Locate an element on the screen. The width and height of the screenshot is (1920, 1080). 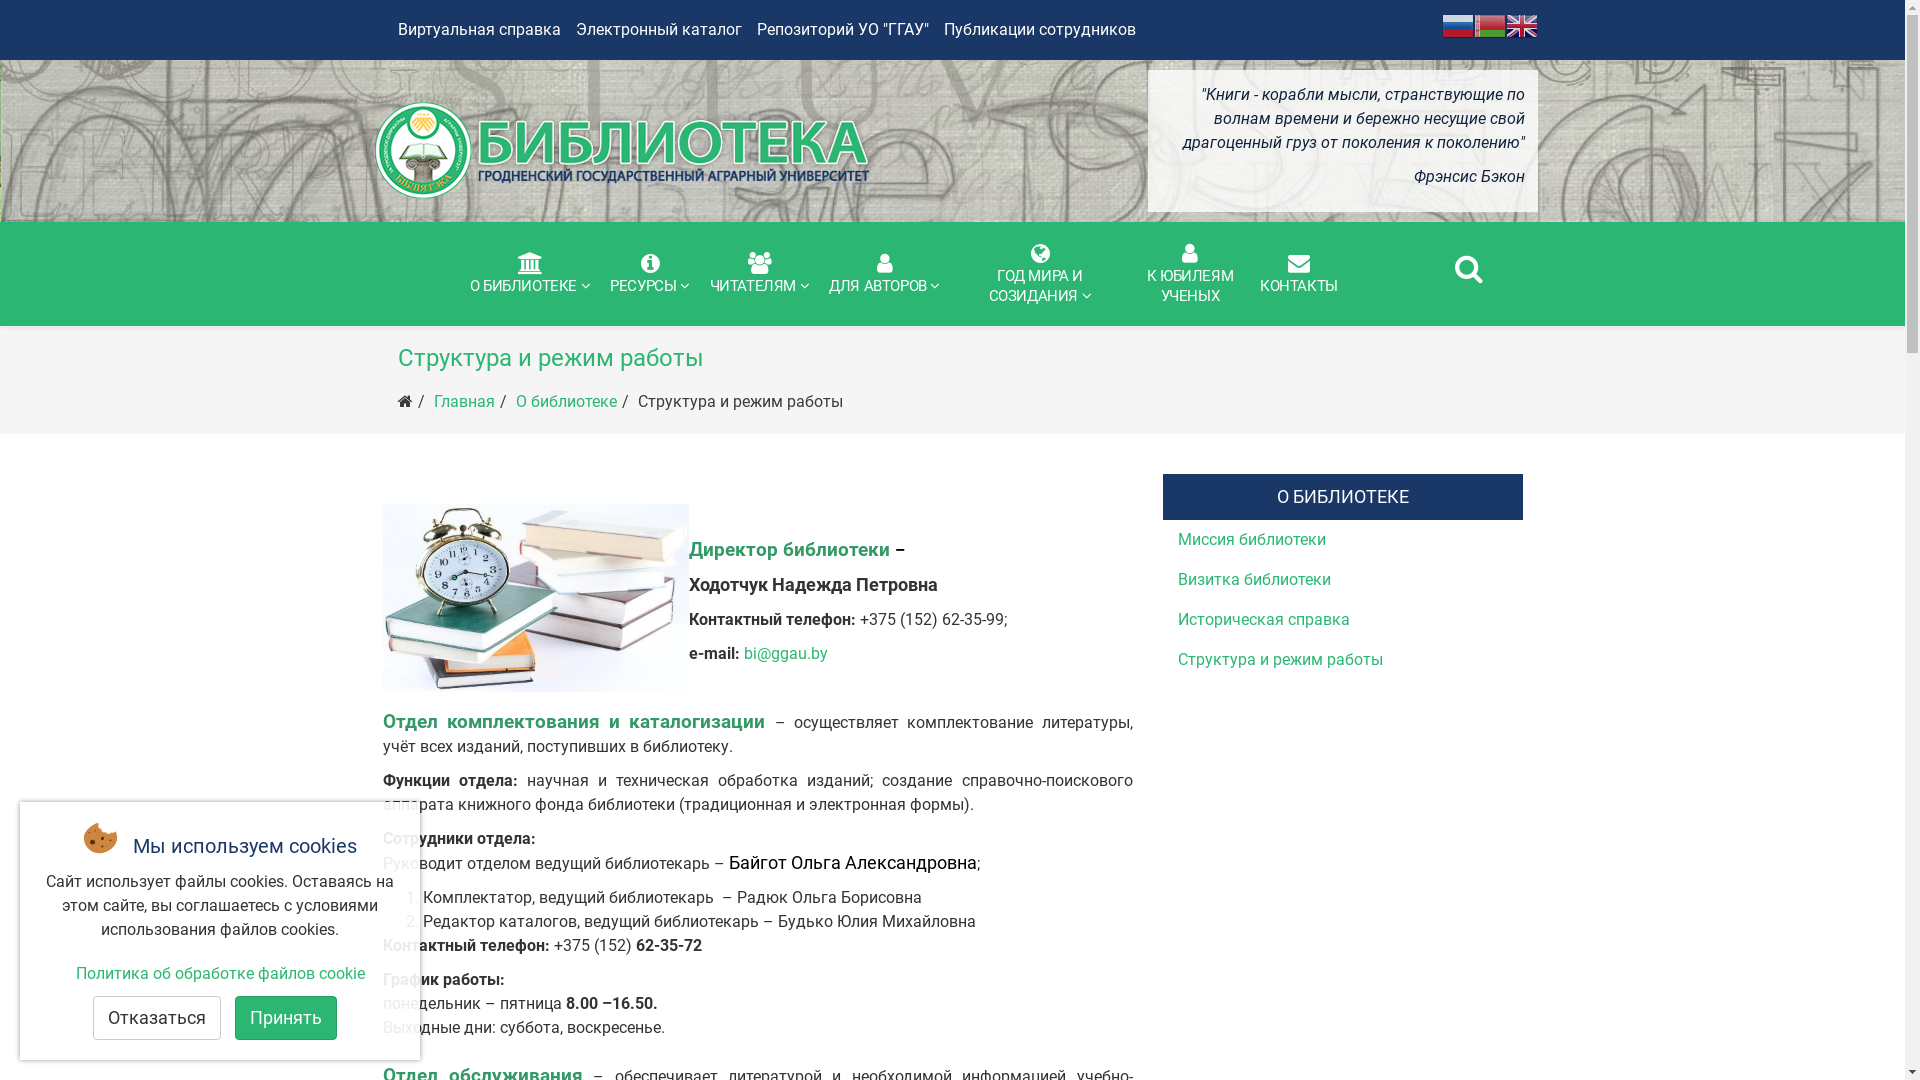
'English' is located at coordinates (1520, 24).